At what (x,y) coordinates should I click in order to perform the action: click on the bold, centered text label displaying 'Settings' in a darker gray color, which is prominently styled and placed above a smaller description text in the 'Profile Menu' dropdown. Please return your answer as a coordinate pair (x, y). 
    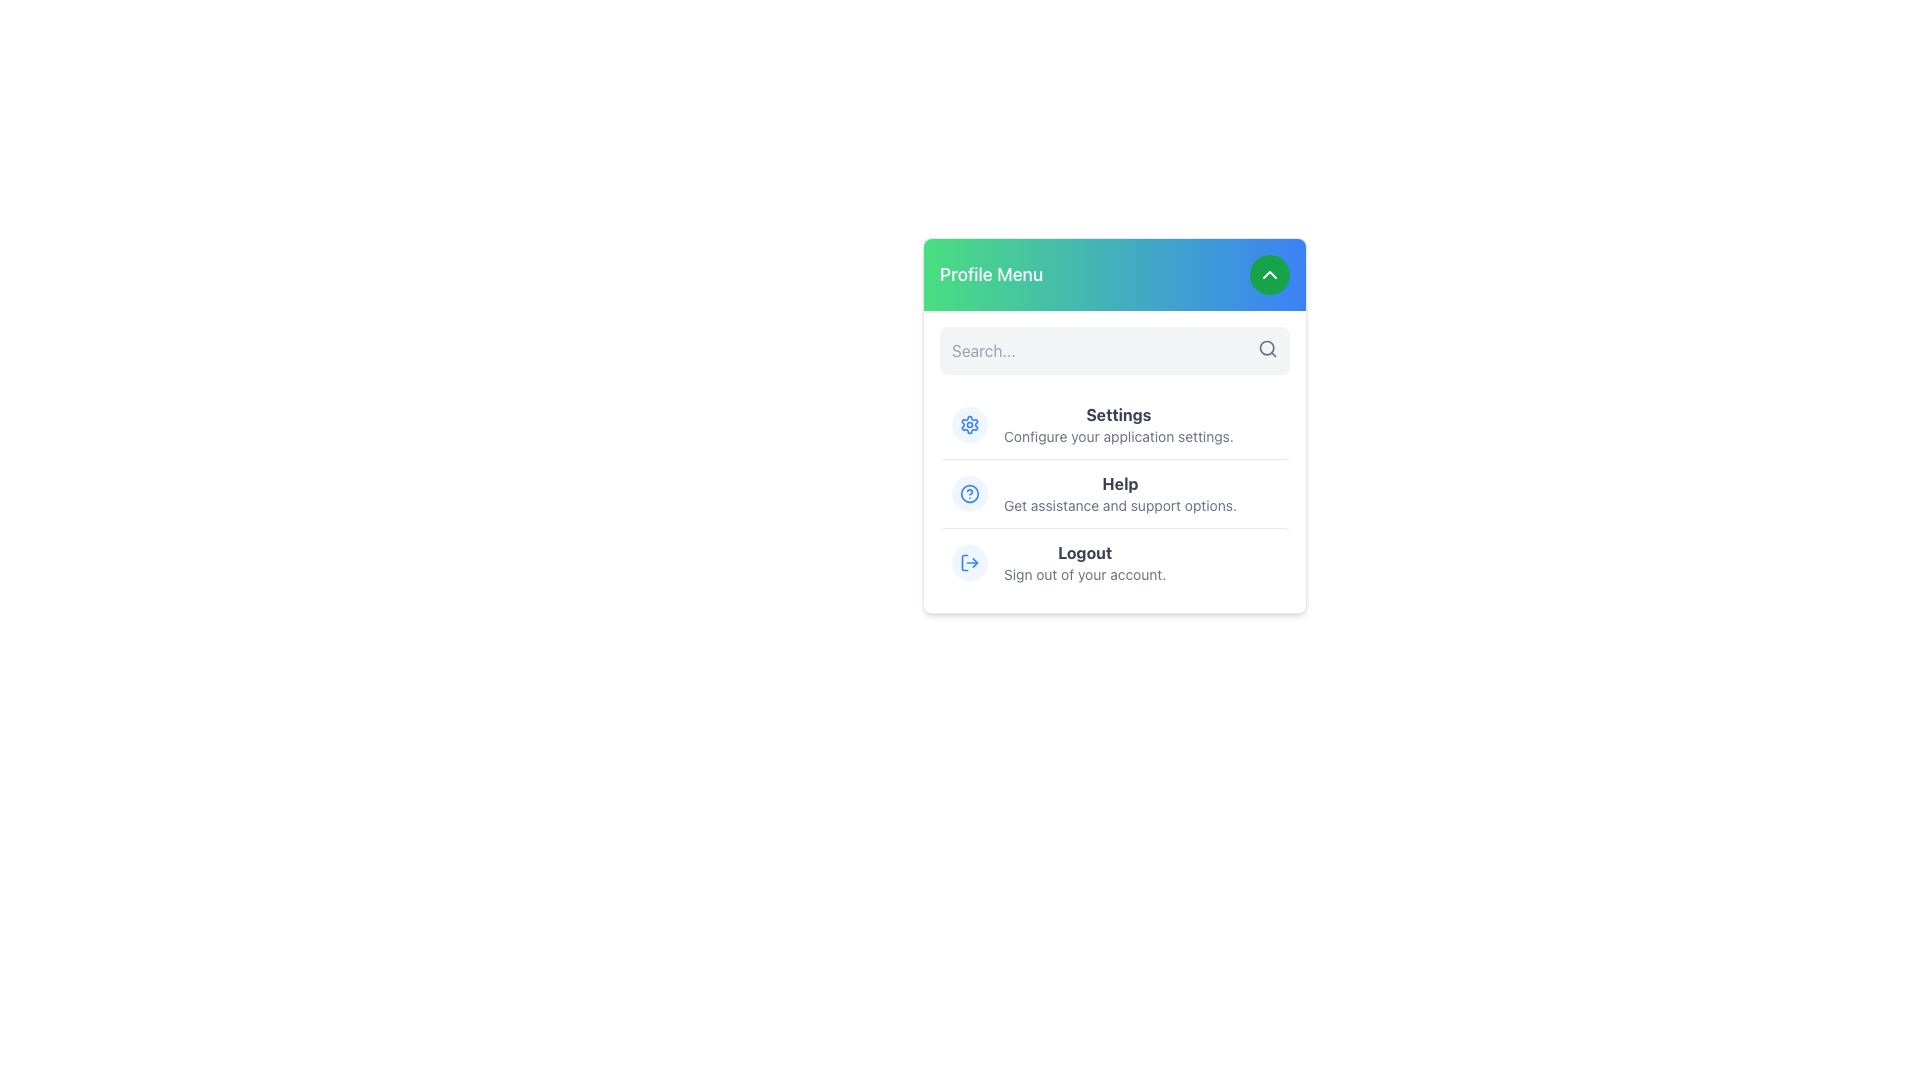
    Looking at the image, I should click on (1117, 414).